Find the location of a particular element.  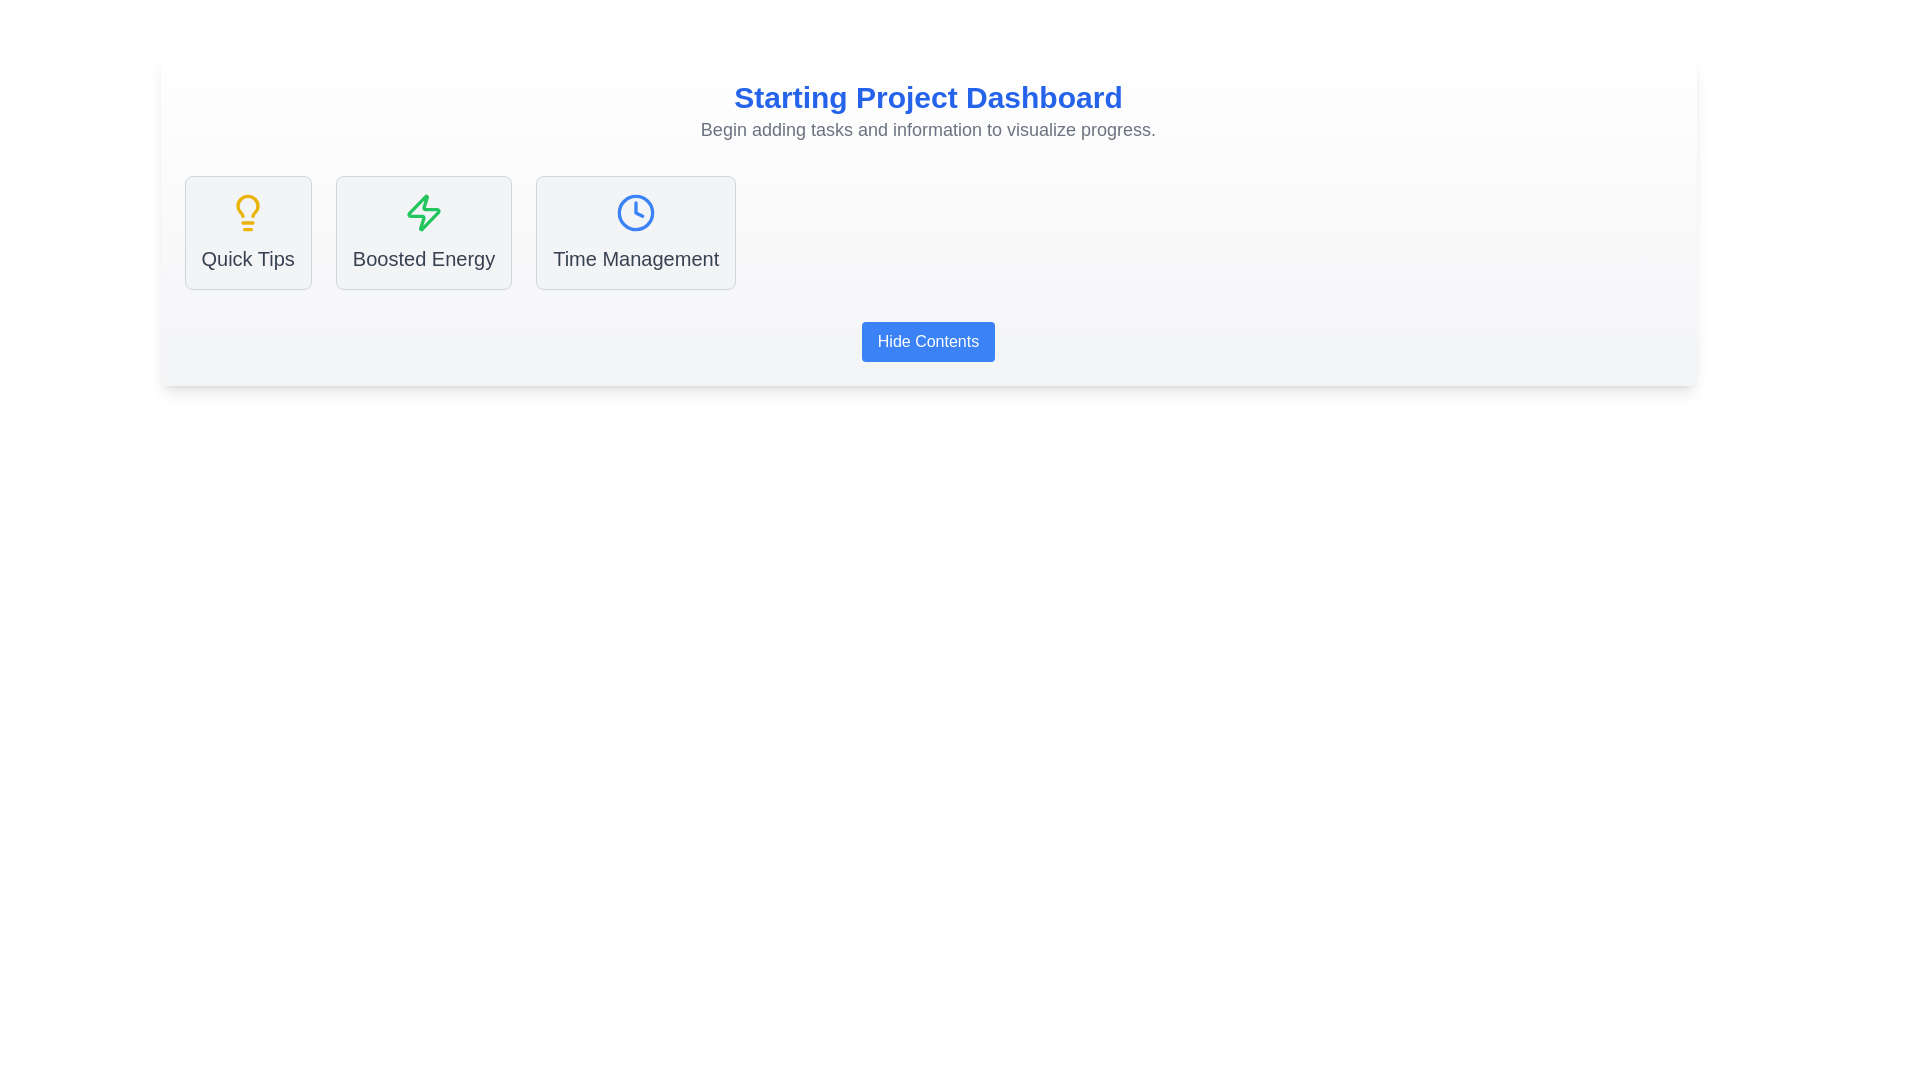

the lightning bolt icon representing the 'Boosted Energy' feature, which is centrally aligned above the text 'Boosted Energy' in the highlighted feature box is located at coordinates (422, 212).